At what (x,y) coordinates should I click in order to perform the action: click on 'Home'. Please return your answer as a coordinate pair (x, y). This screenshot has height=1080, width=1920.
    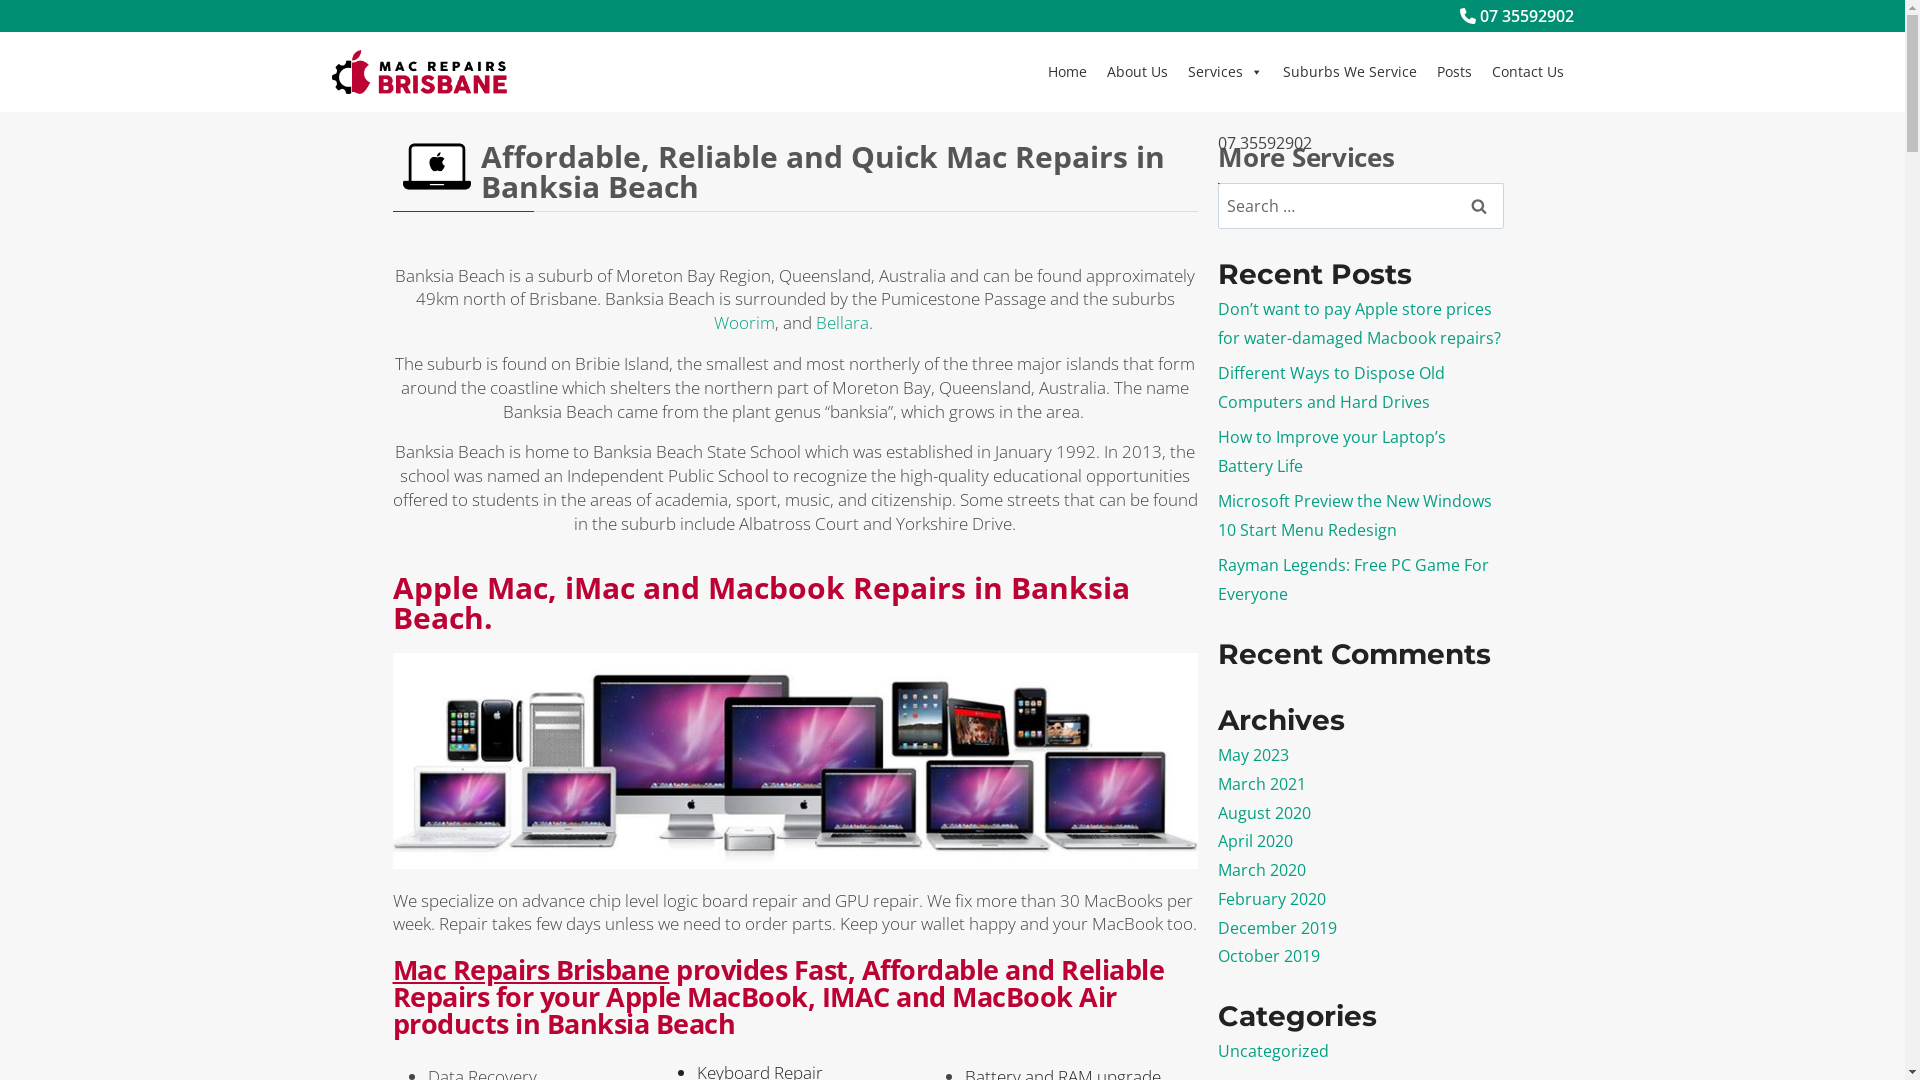
    Looking at the image, I should click on (1066, 71).